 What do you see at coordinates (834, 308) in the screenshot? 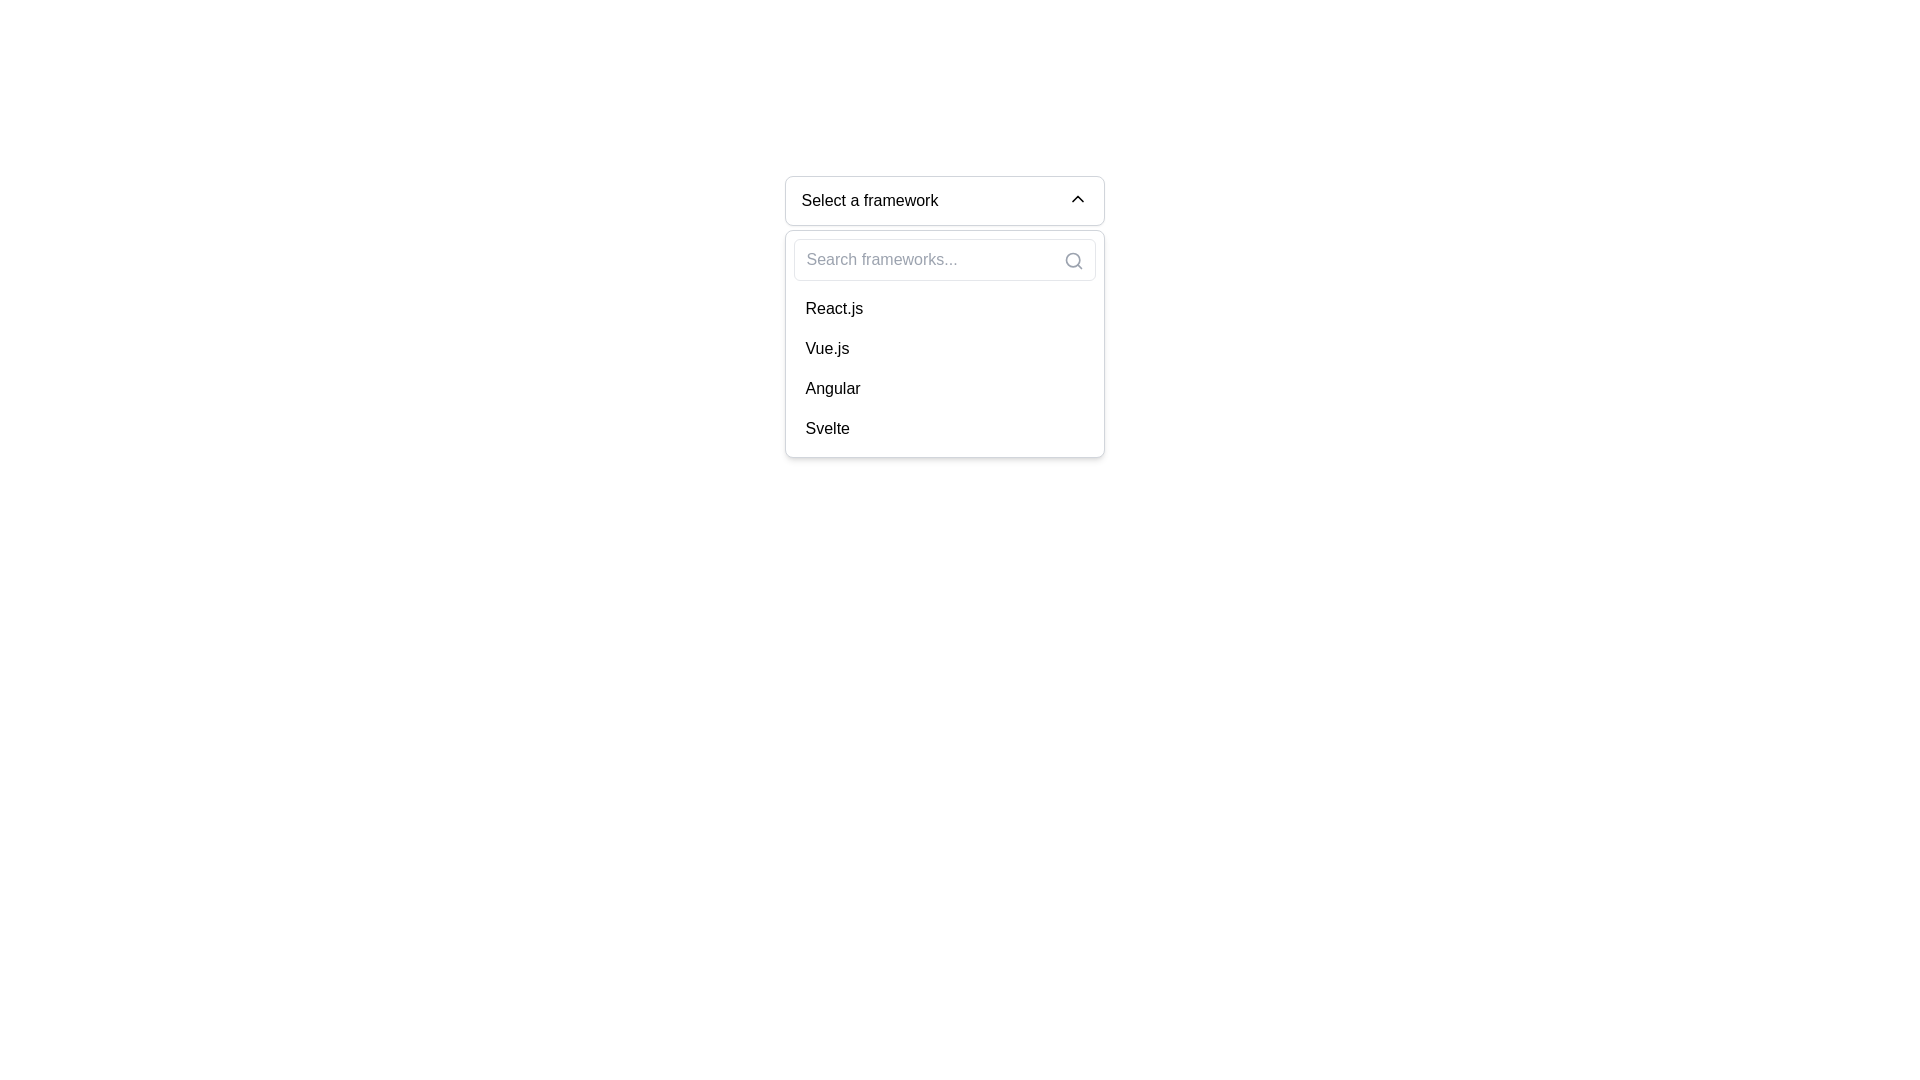
I see `the 'React.js' option in the dropdown menu located under the search bar, which is the first item in the list` at bounding box center [834, 308].